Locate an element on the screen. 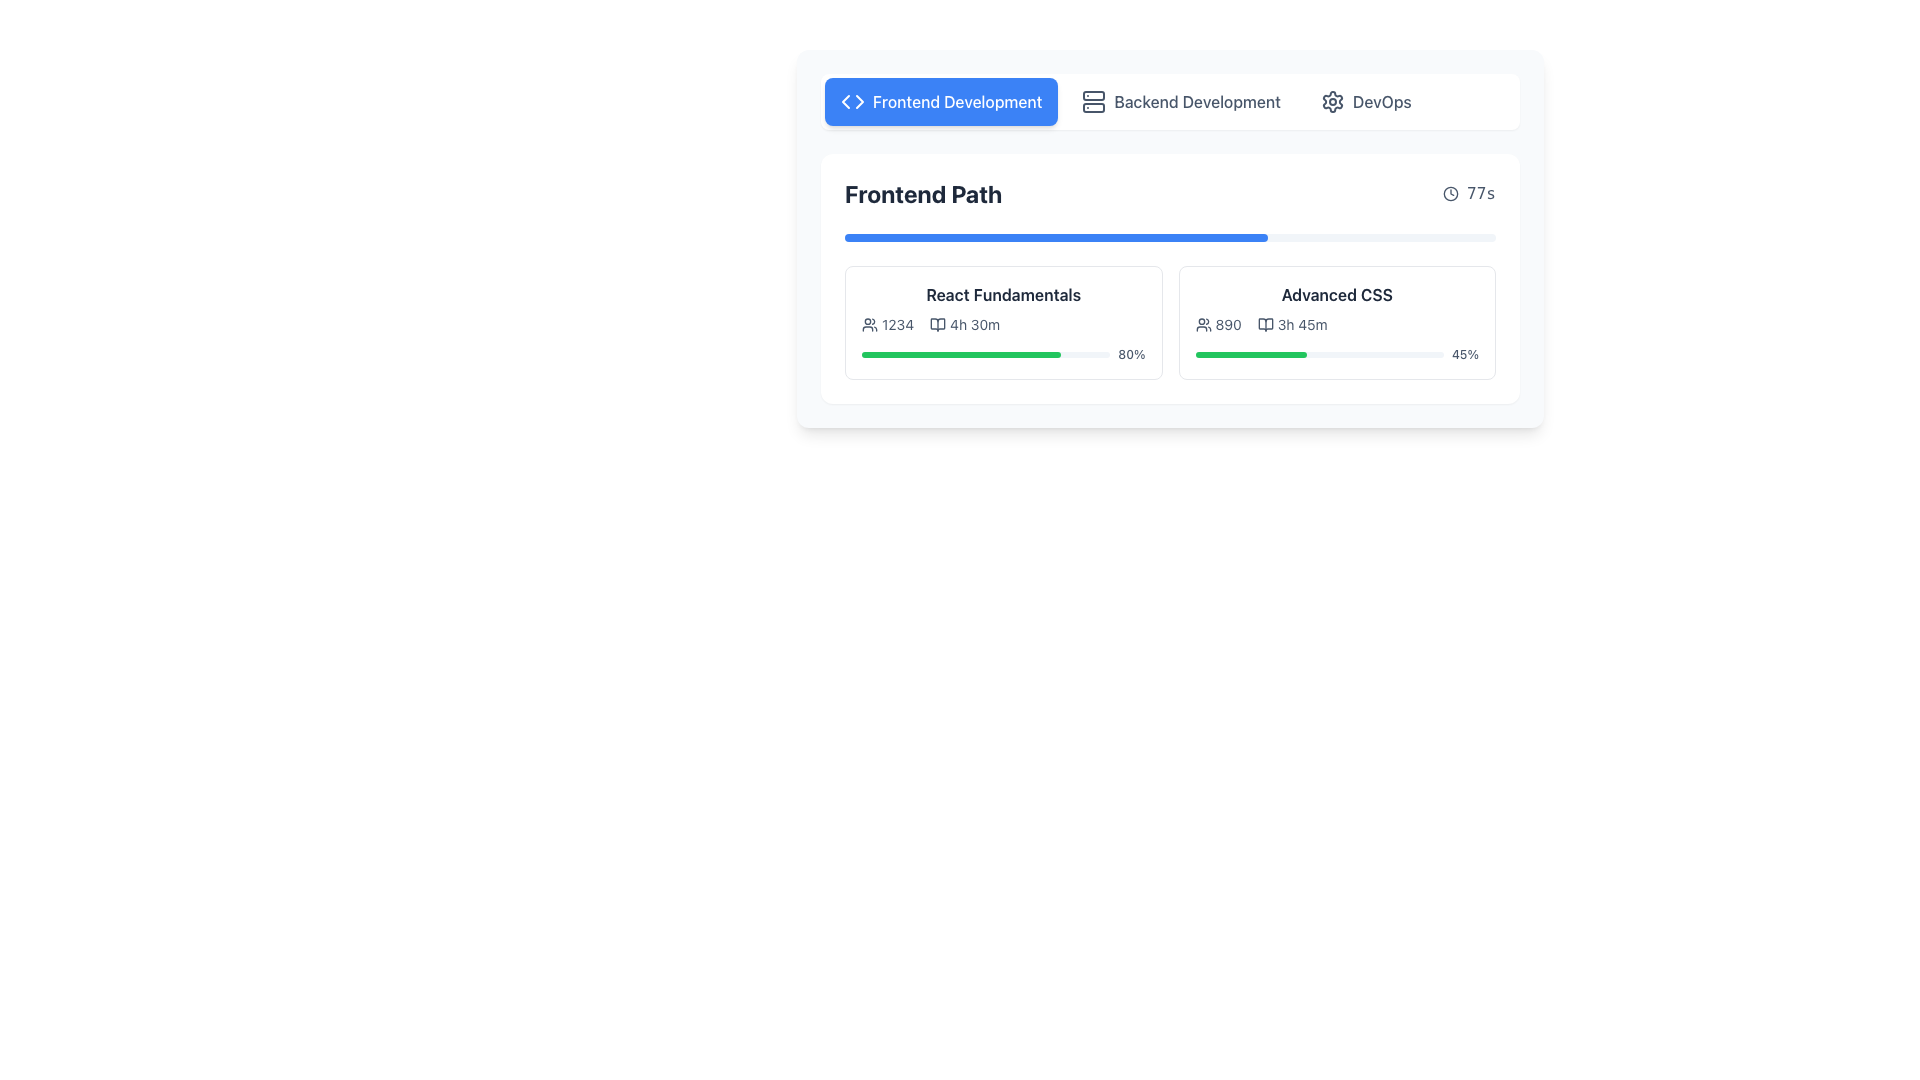 The height and width of the screenshot is (1080, 1920). the text label displaying '48s' in a monospaced font, located at the top-right corner of a card interface, paired with a clock icon is located at coordinates (1481, 193).